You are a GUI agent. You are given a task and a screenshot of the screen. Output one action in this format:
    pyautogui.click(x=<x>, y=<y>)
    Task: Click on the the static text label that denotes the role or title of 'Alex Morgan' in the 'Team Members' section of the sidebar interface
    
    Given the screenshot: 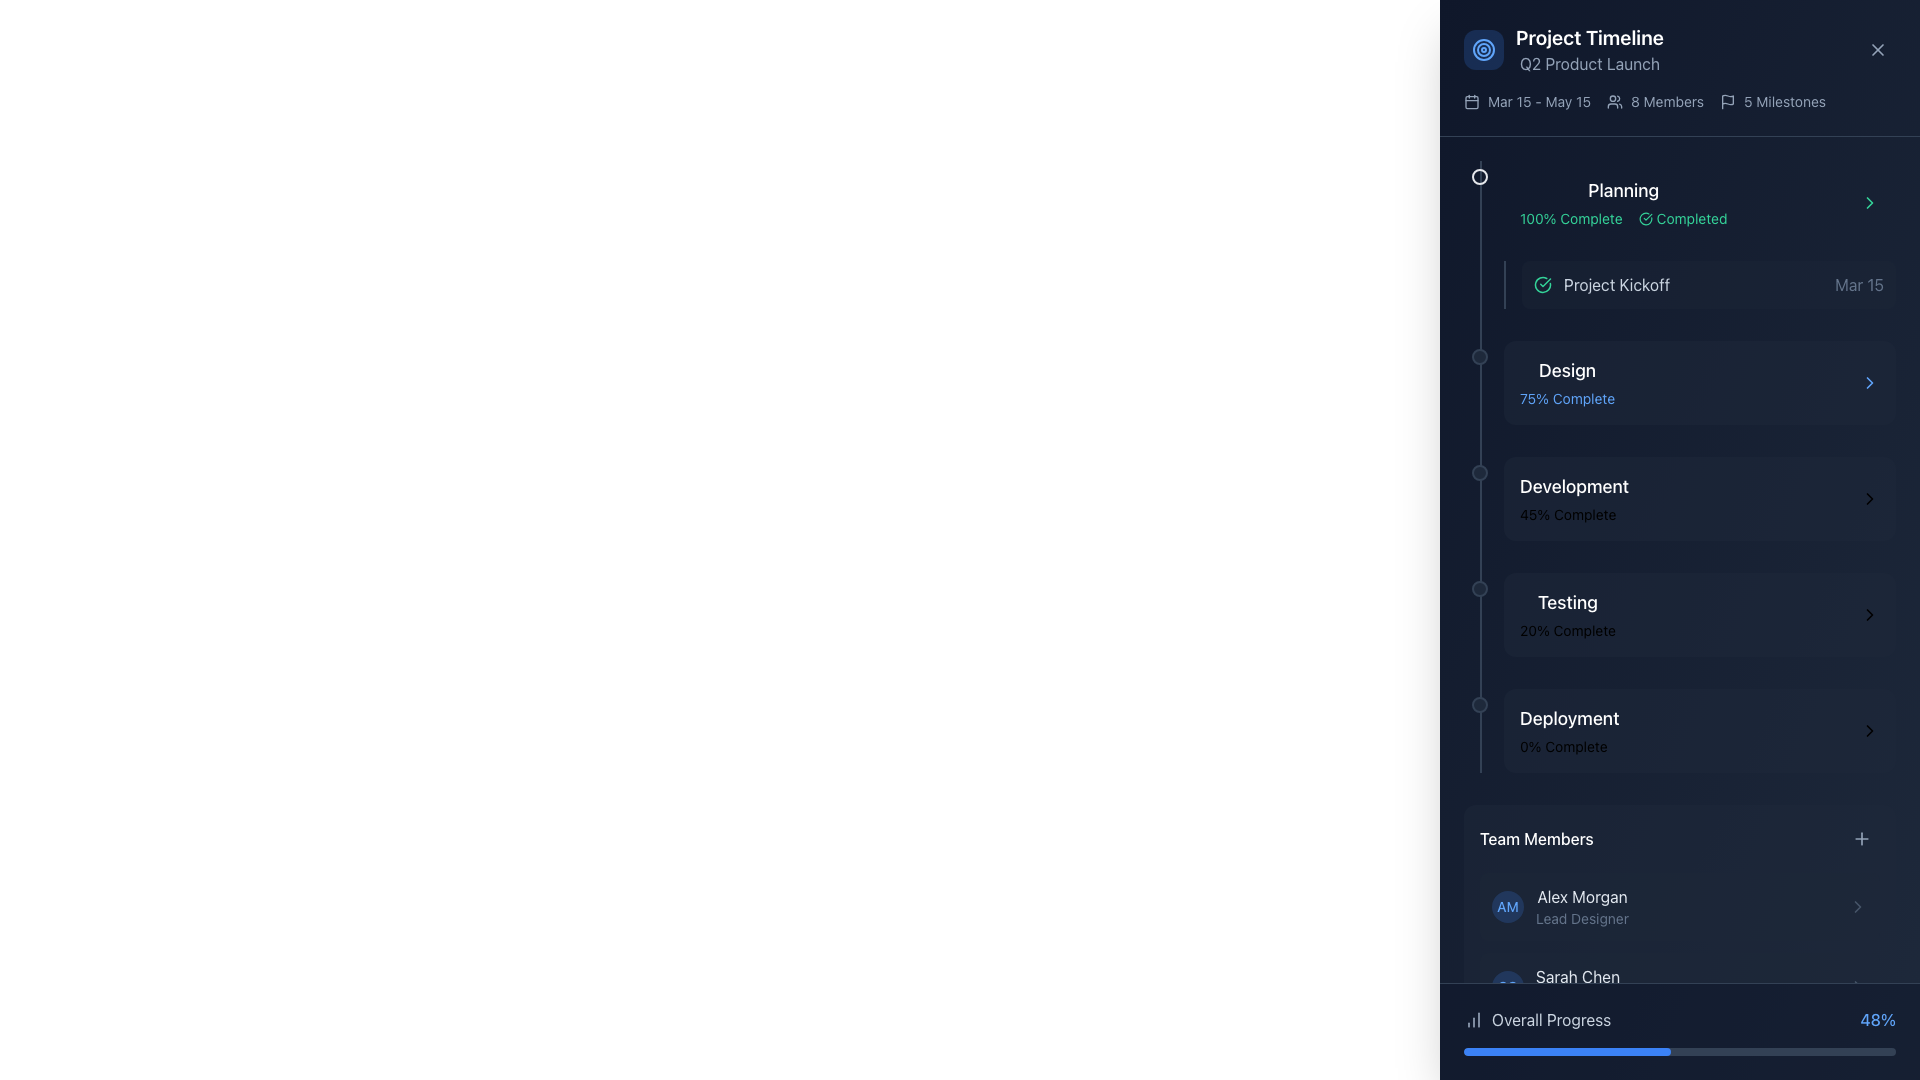 What is the action you would take?
    pyautogui.click(x=1581, y=918)
    